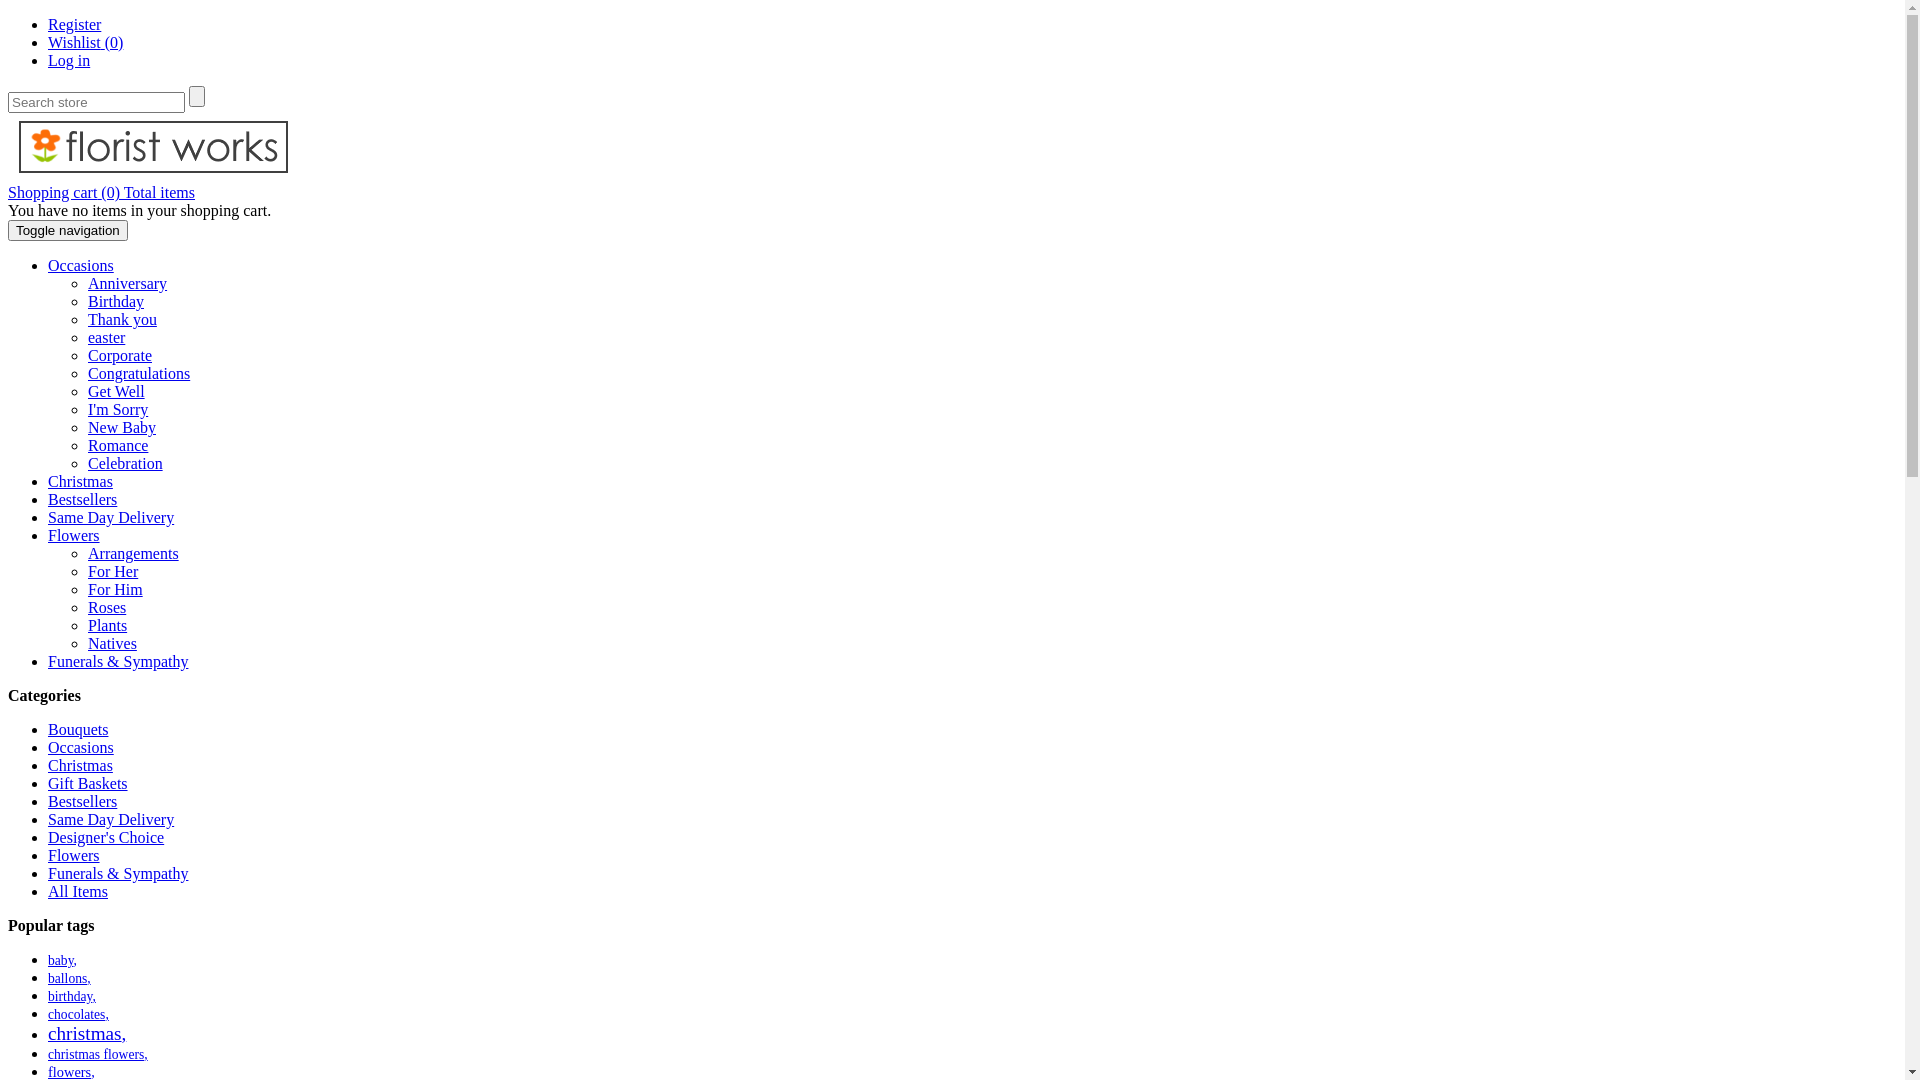 The height and width of the screenshot is (1080, 1920). What do you see at coordinates (96, 1053) in the screenshot?
I see `'christmas flowers,'` at bounding box center [96, 1053].